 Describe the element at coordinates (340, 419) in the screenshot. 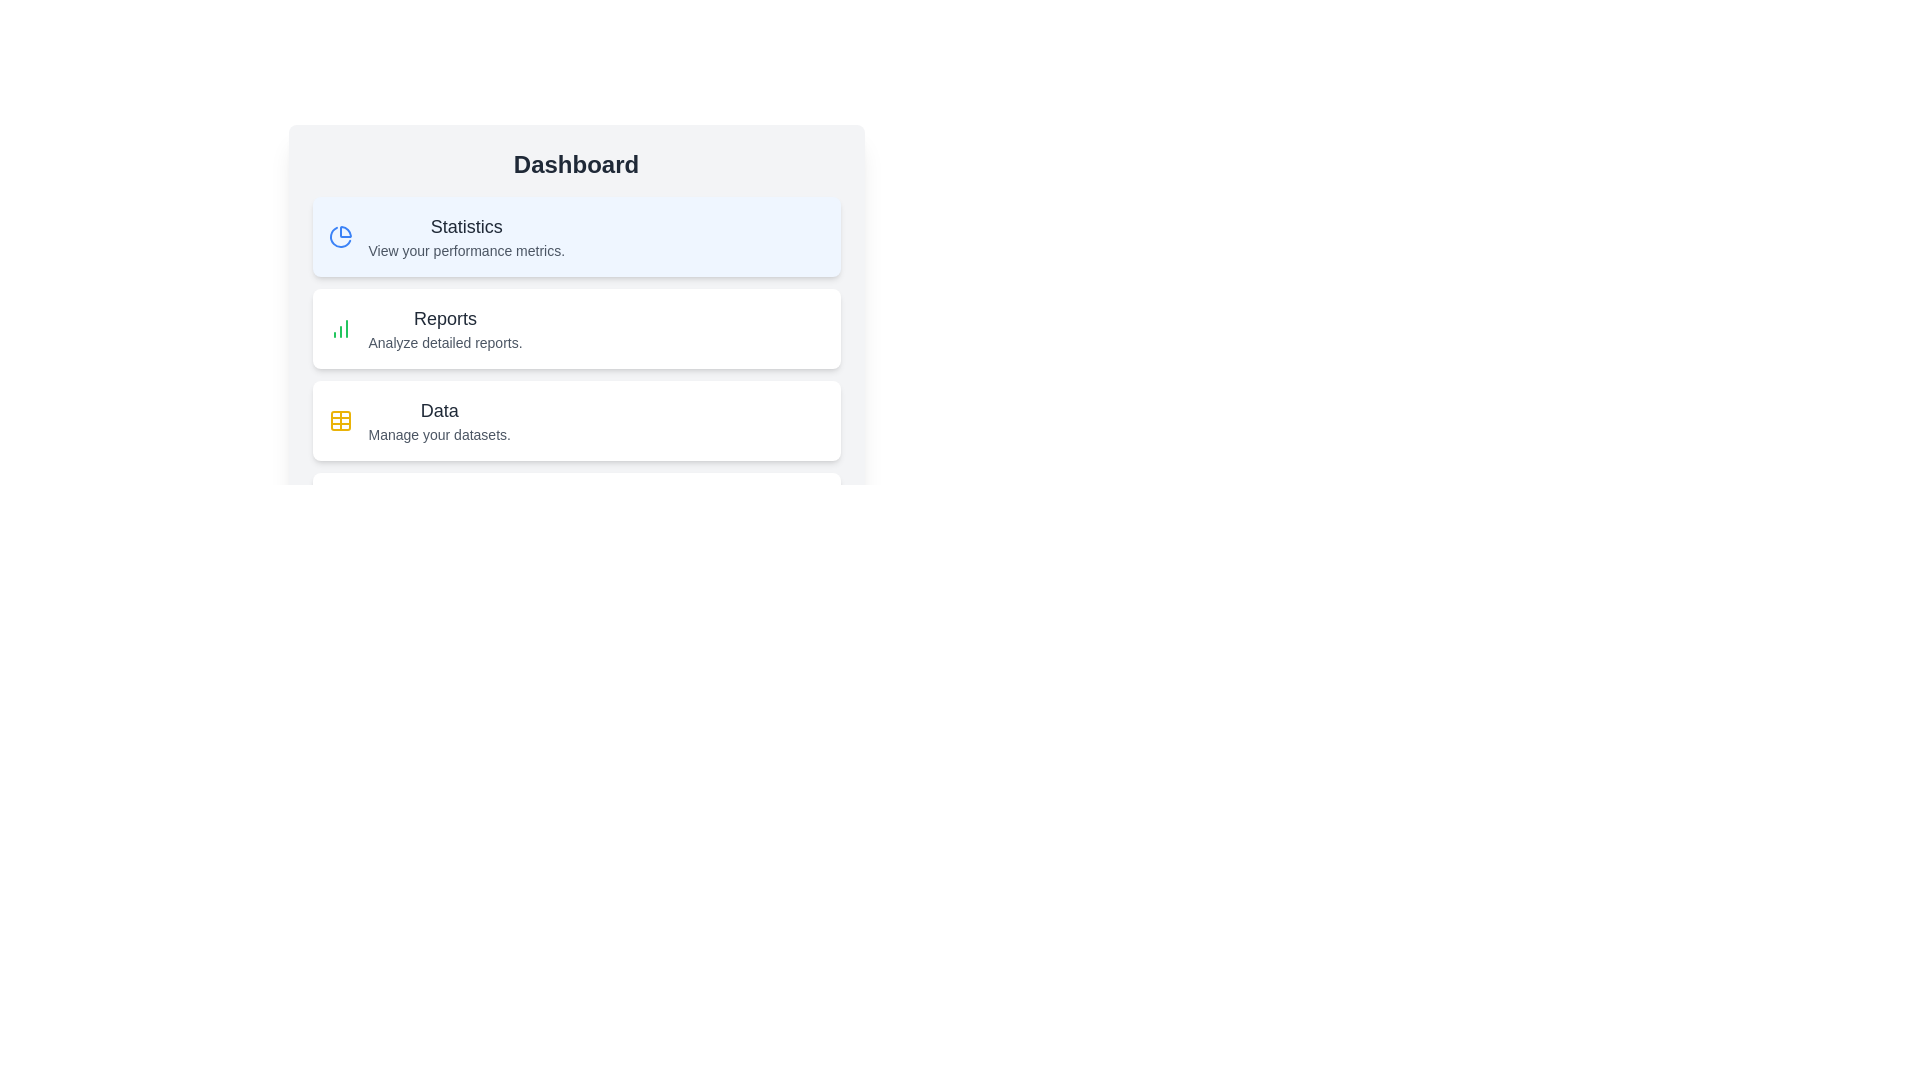

I see `the section icon corresponding to Data` at that location.